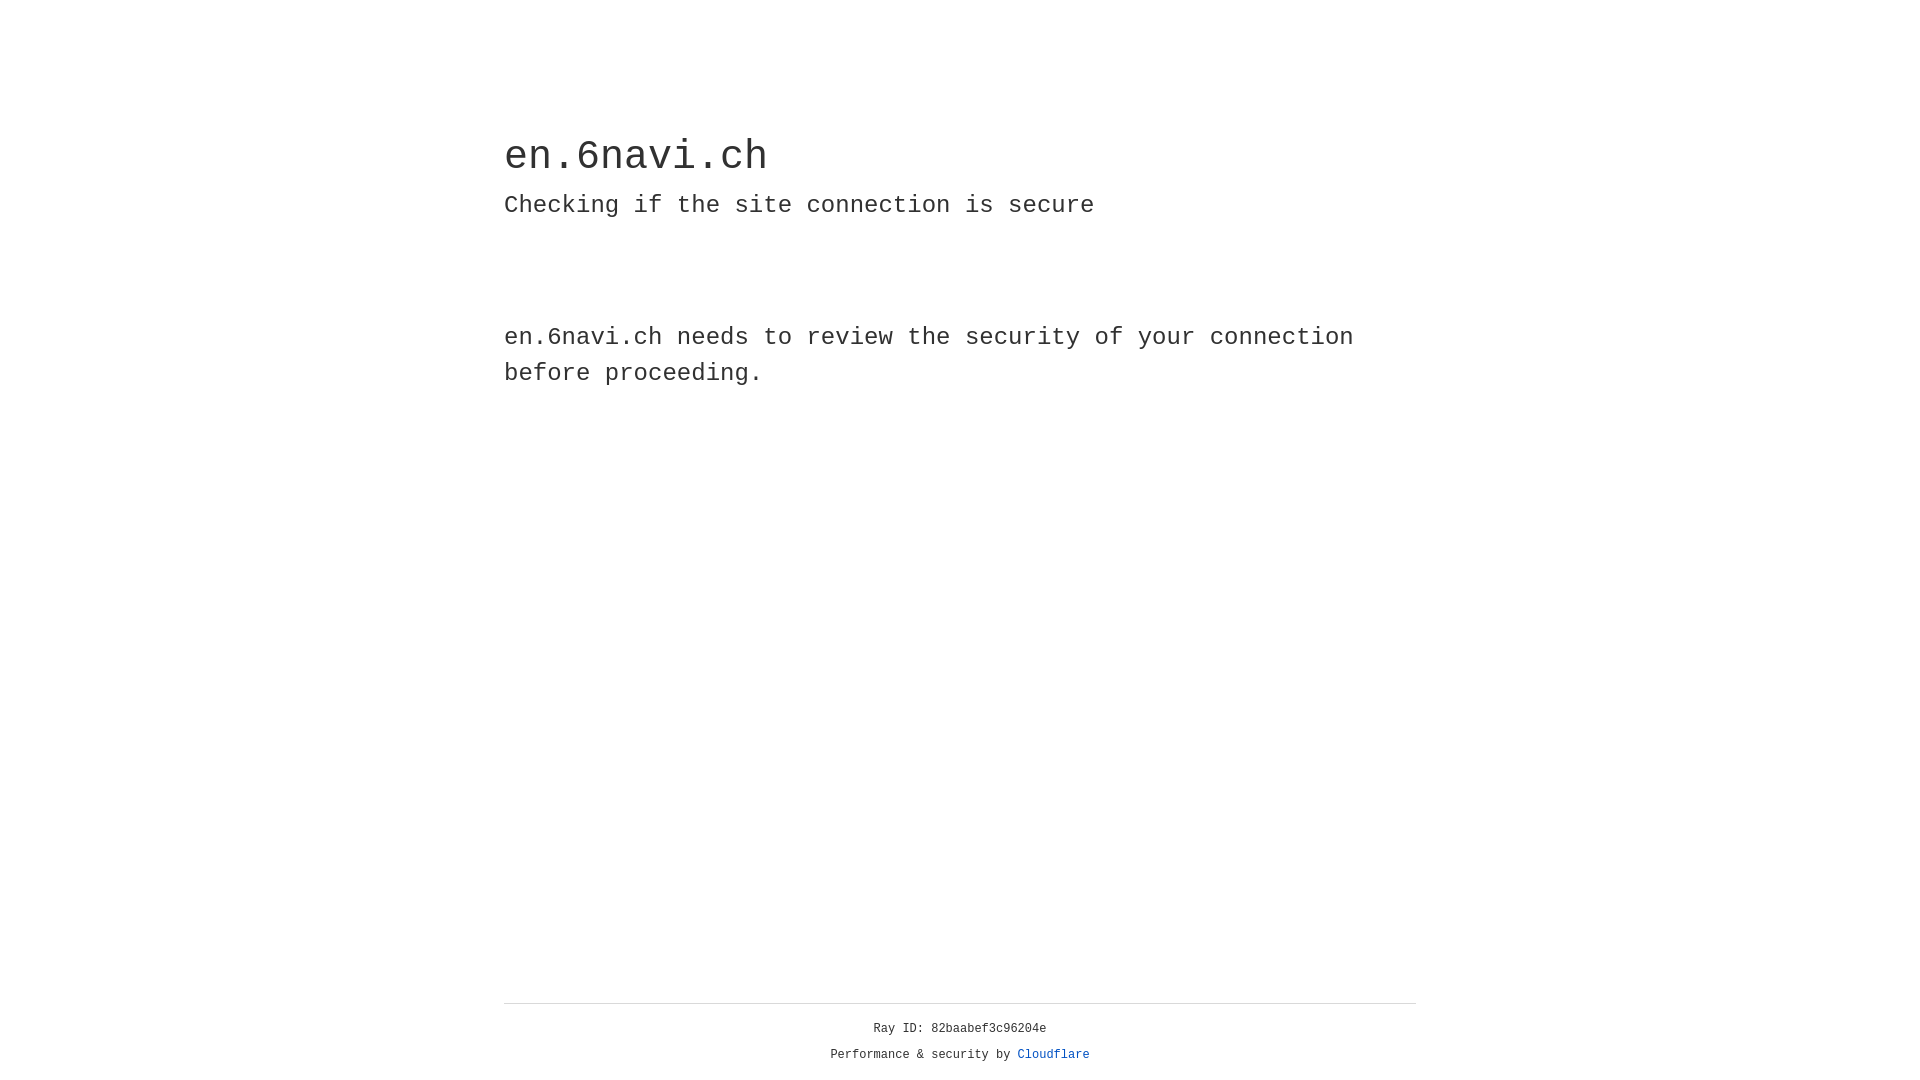 Image resolution: width=1920 pixels, height=1080 pixels. I want to click on 'Cloudflare', so click(1053, 1054).